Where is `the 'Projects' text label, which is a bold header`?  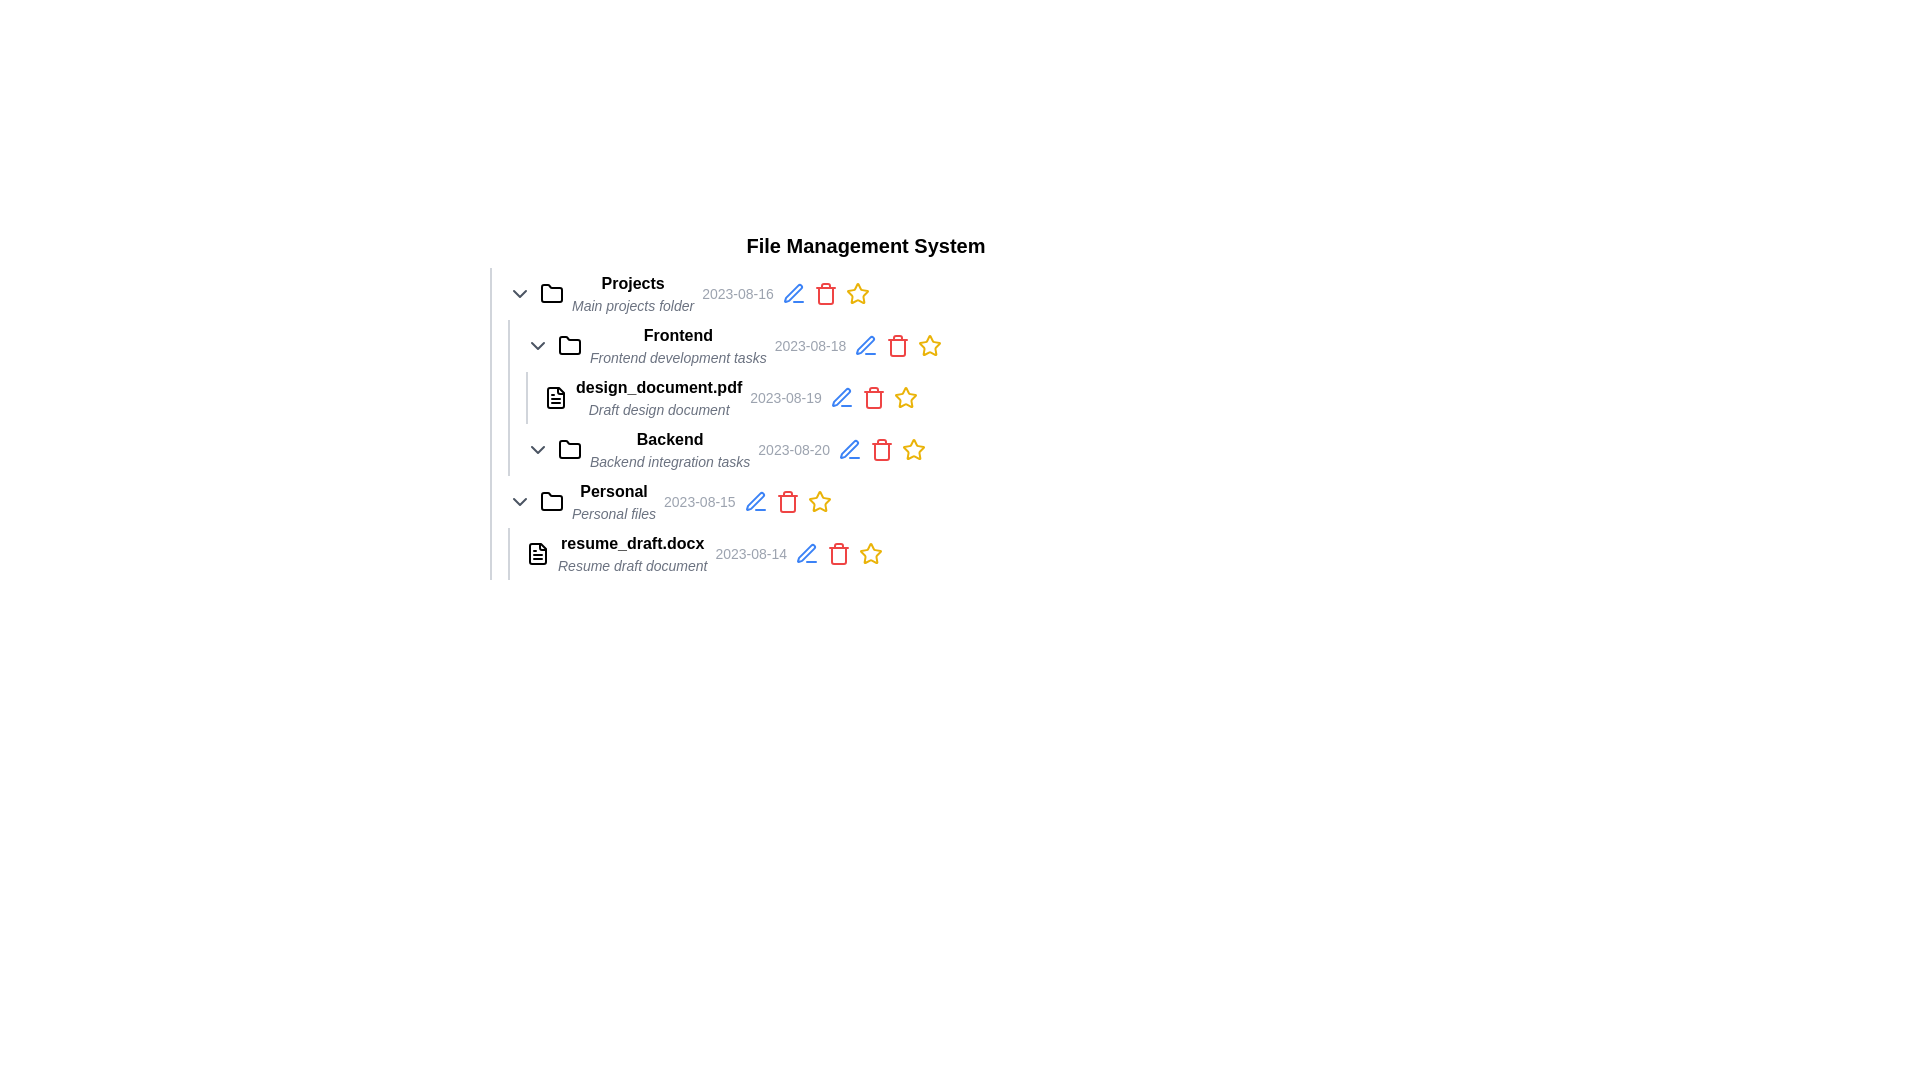 the 'Projects' text label, which is a bold header is located at coordinates (632, 293).